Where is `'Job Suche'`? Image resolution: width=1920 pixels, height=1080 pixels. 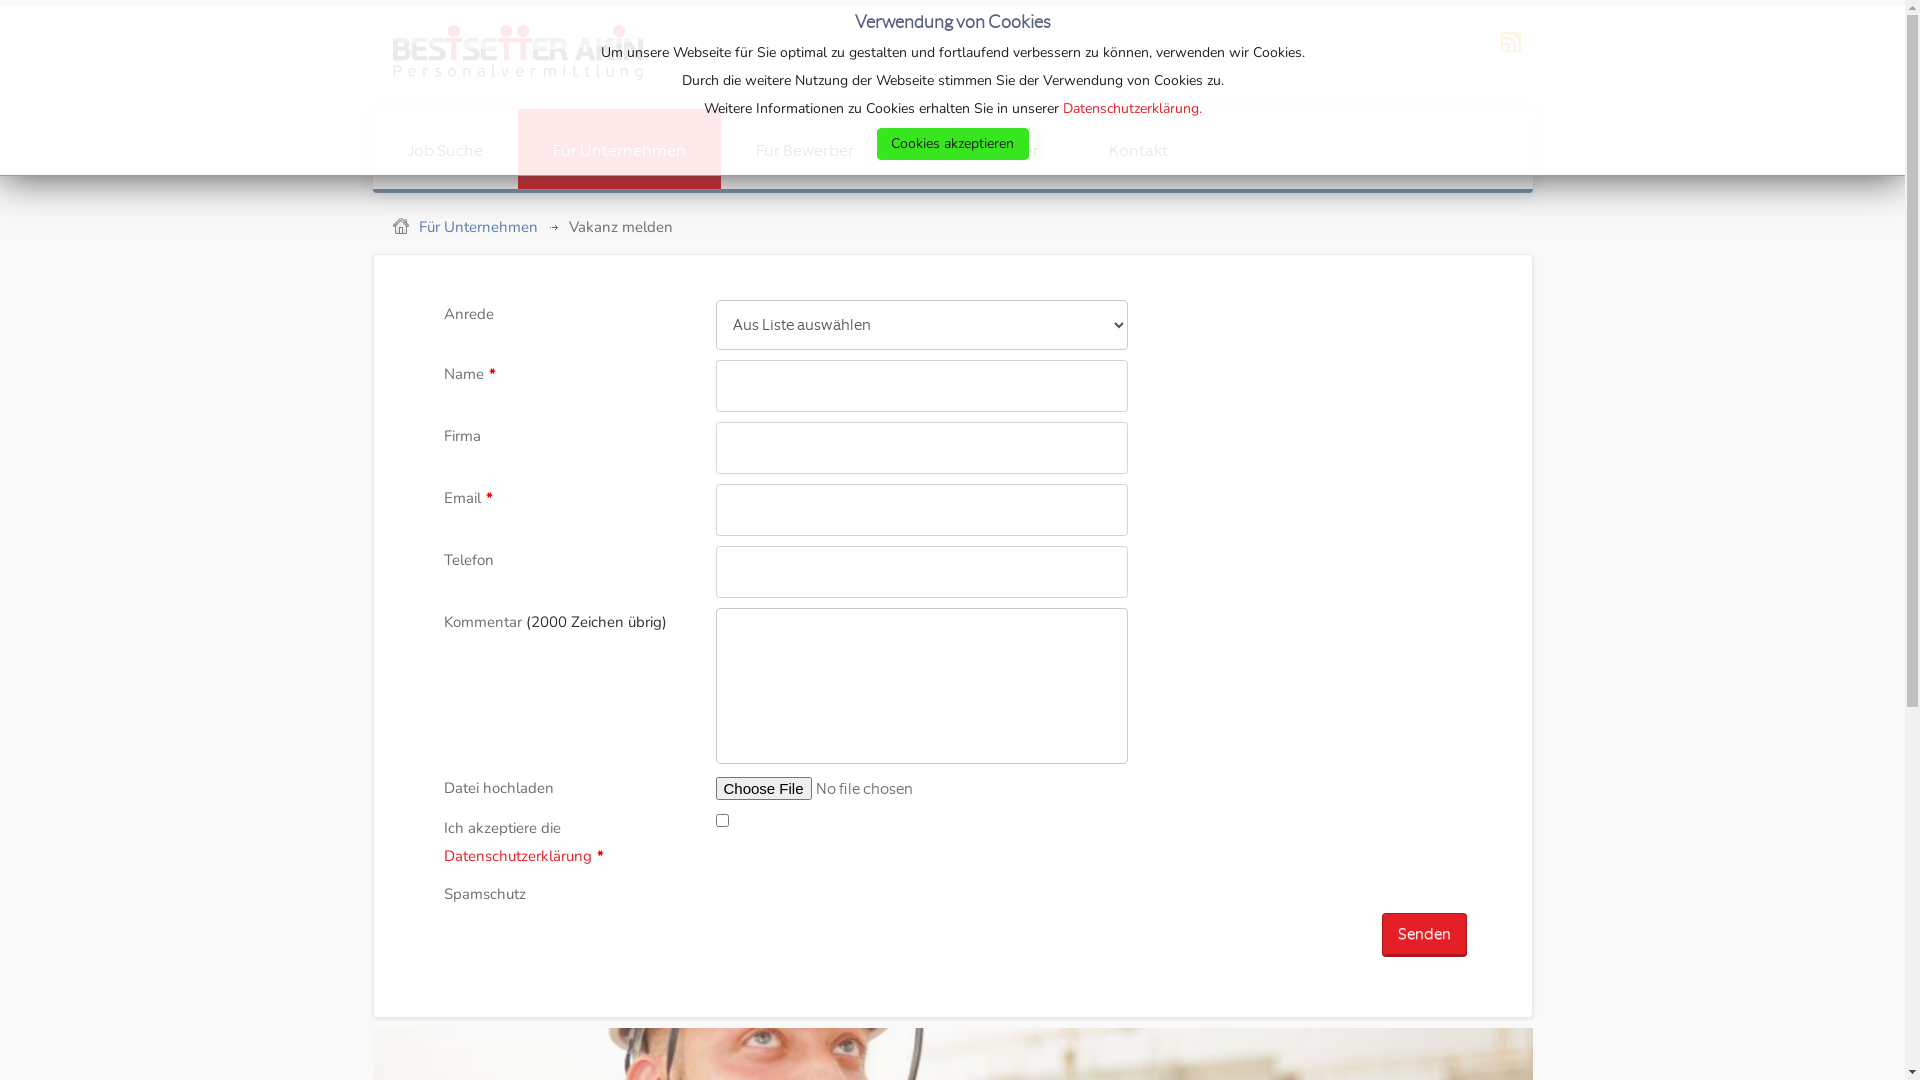
'Job Suche' is located at coordinates (443, 148).